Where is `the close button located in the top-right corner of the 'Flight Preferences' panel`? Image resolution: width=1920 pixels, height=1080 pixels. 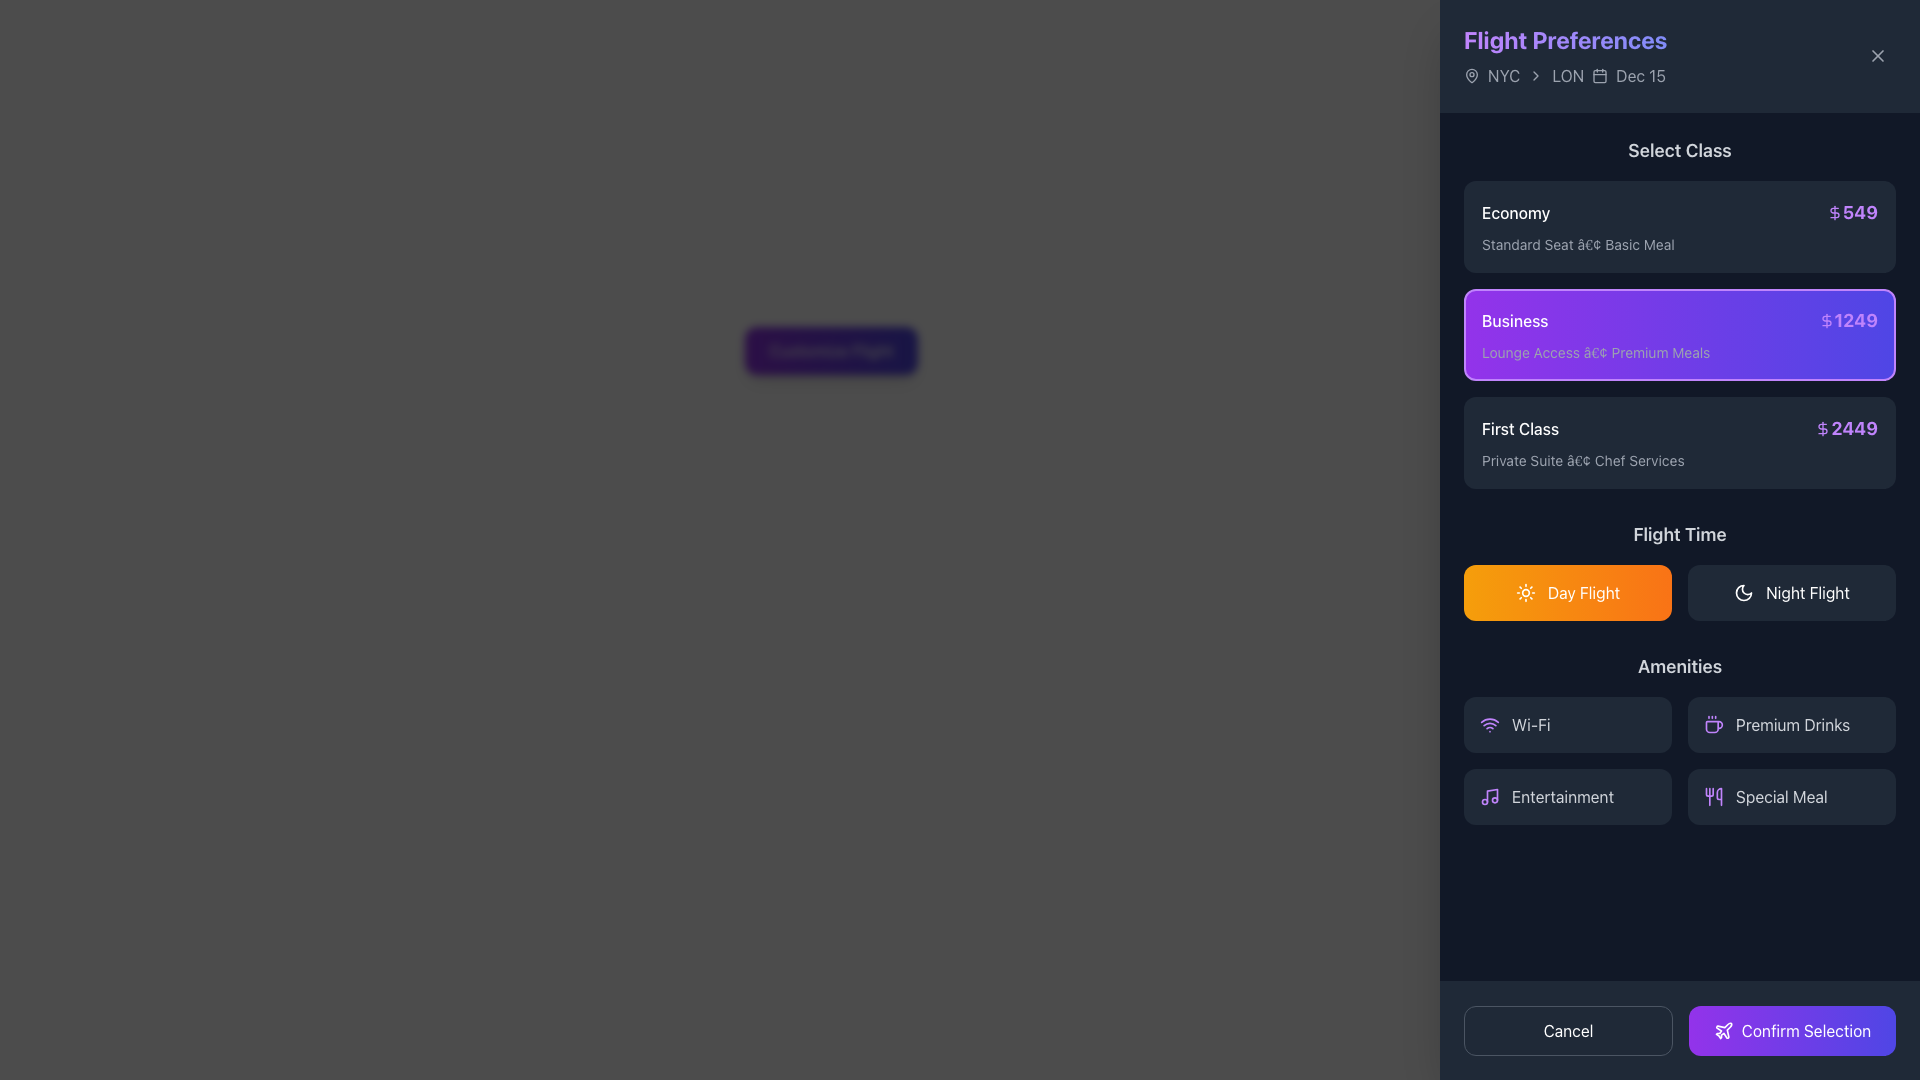 the close button located in the top-right corner of the 'Flight Preferences' panel is located at coordinates (1876, 55).